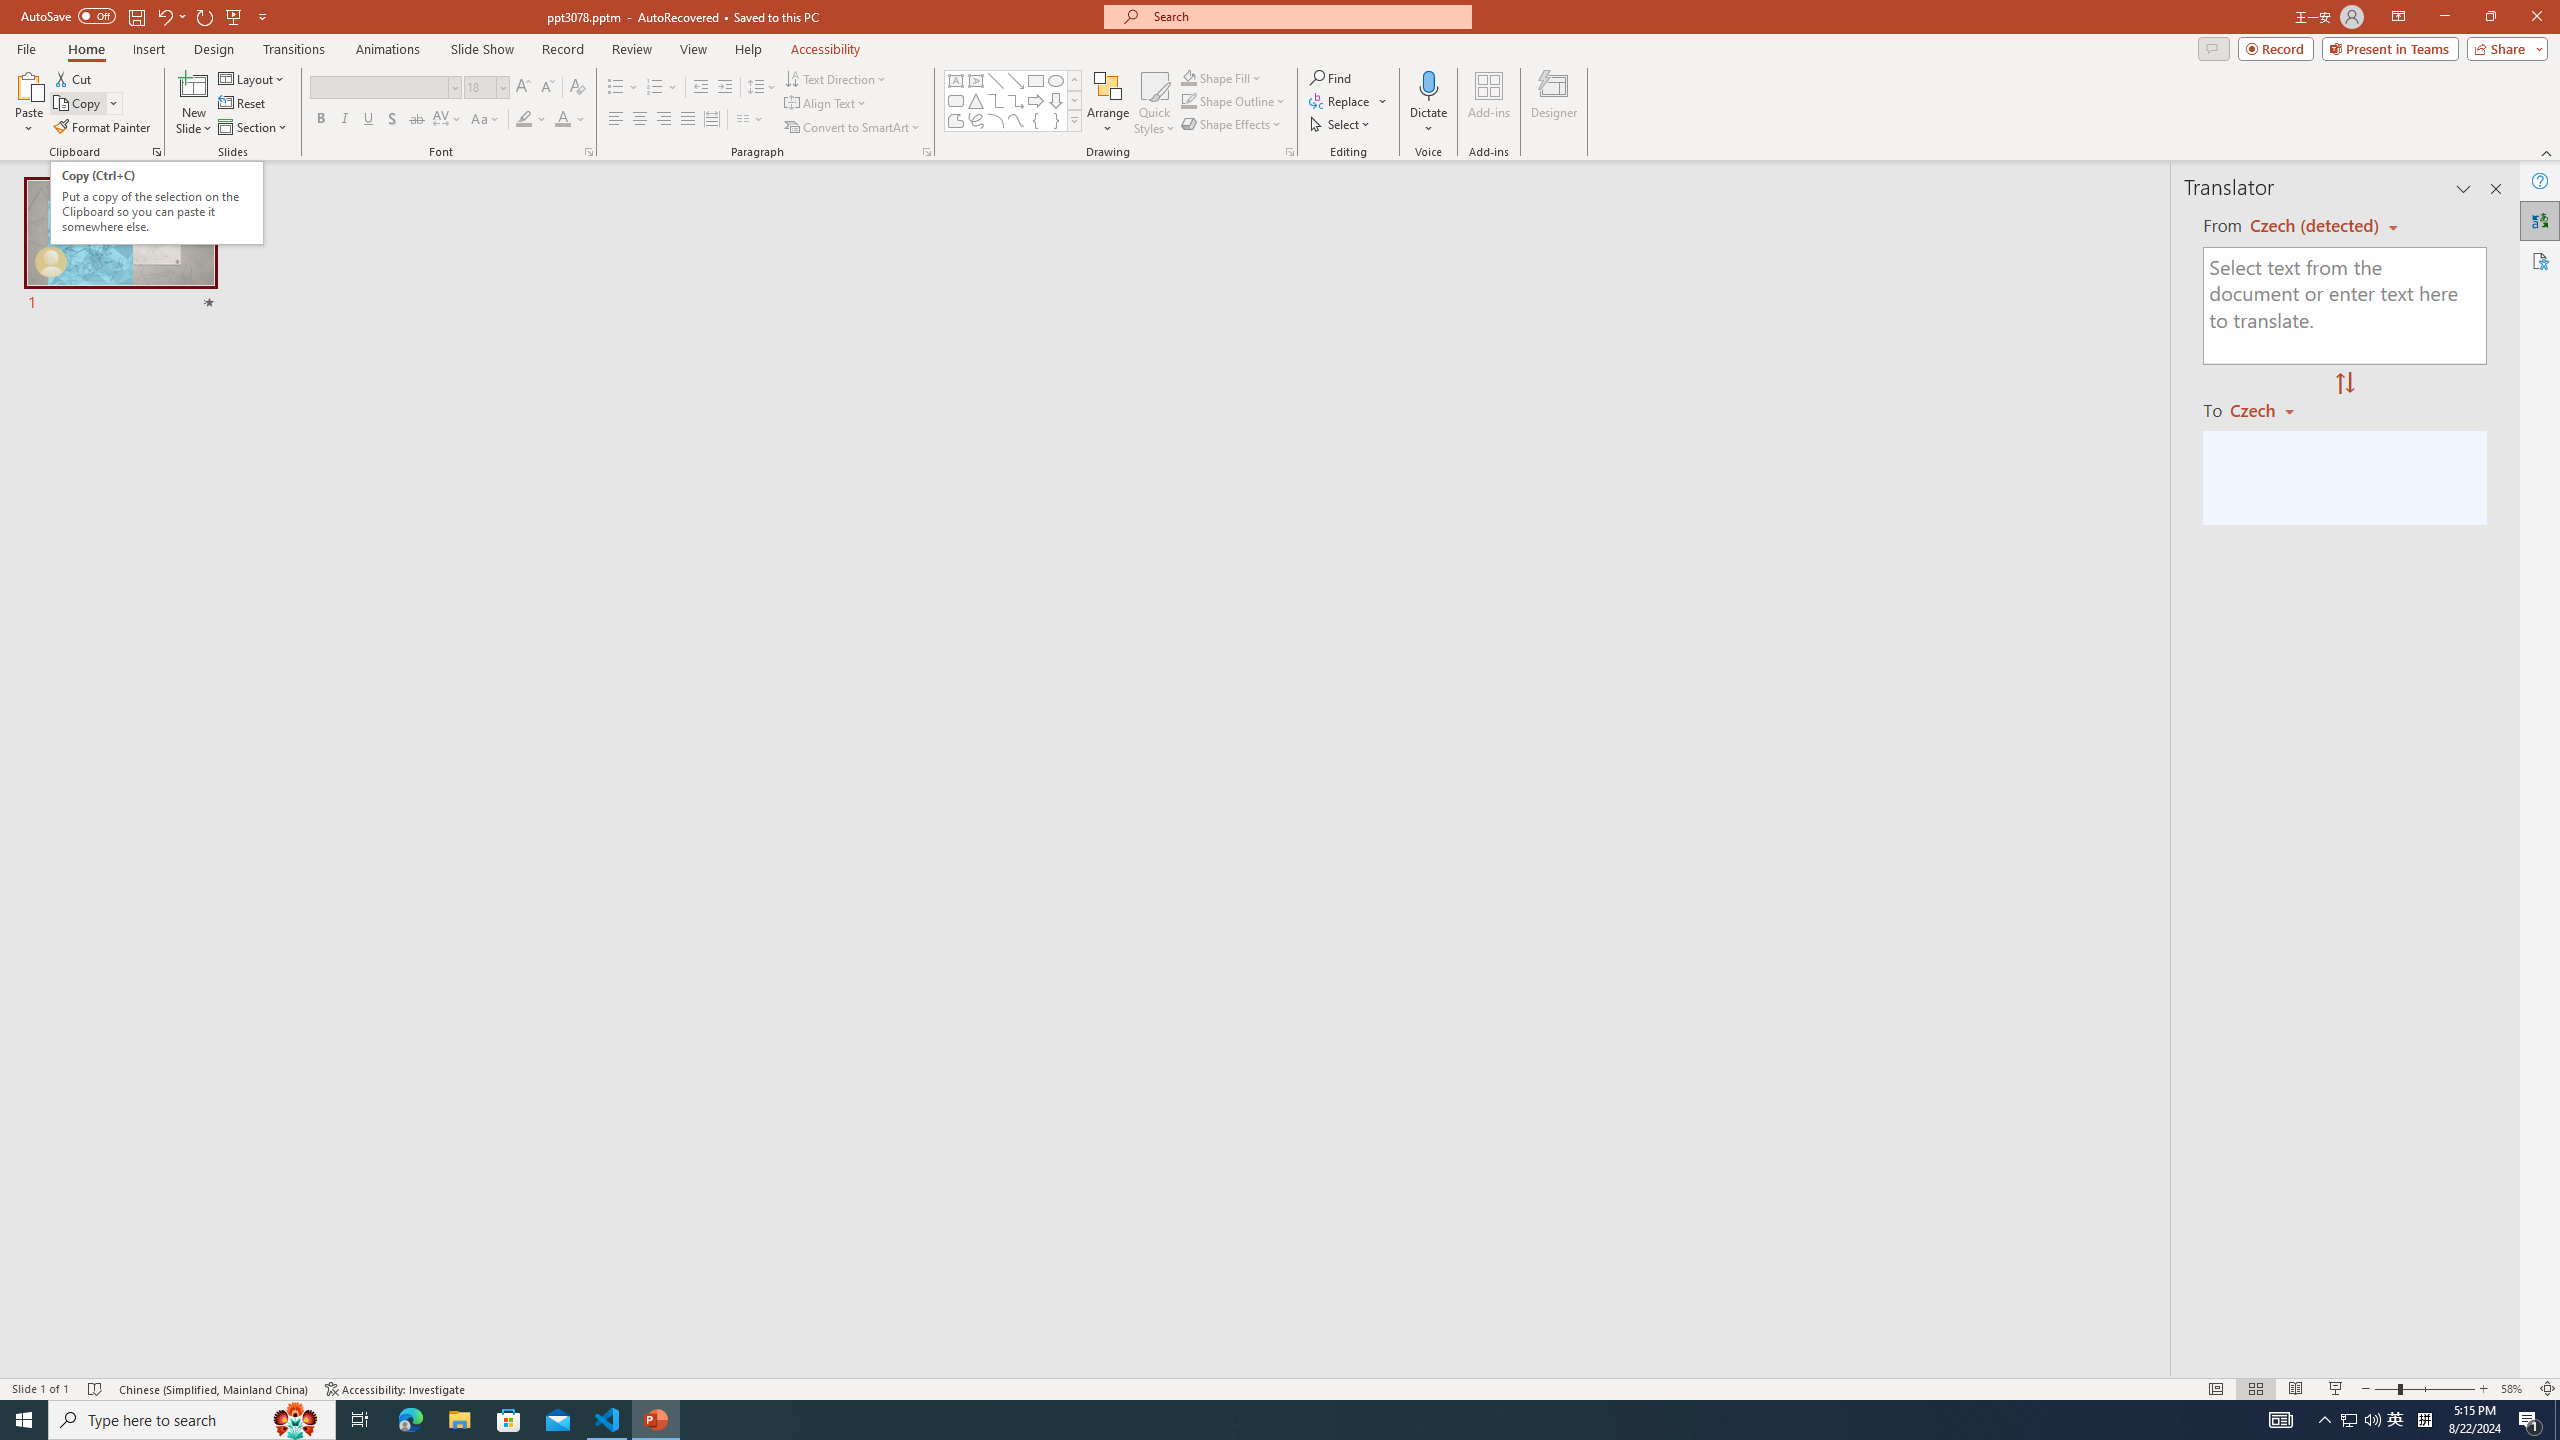 The width and height of the screenshot is (2560, 1440). I want to click on 'Align Text', so click(826, 103).